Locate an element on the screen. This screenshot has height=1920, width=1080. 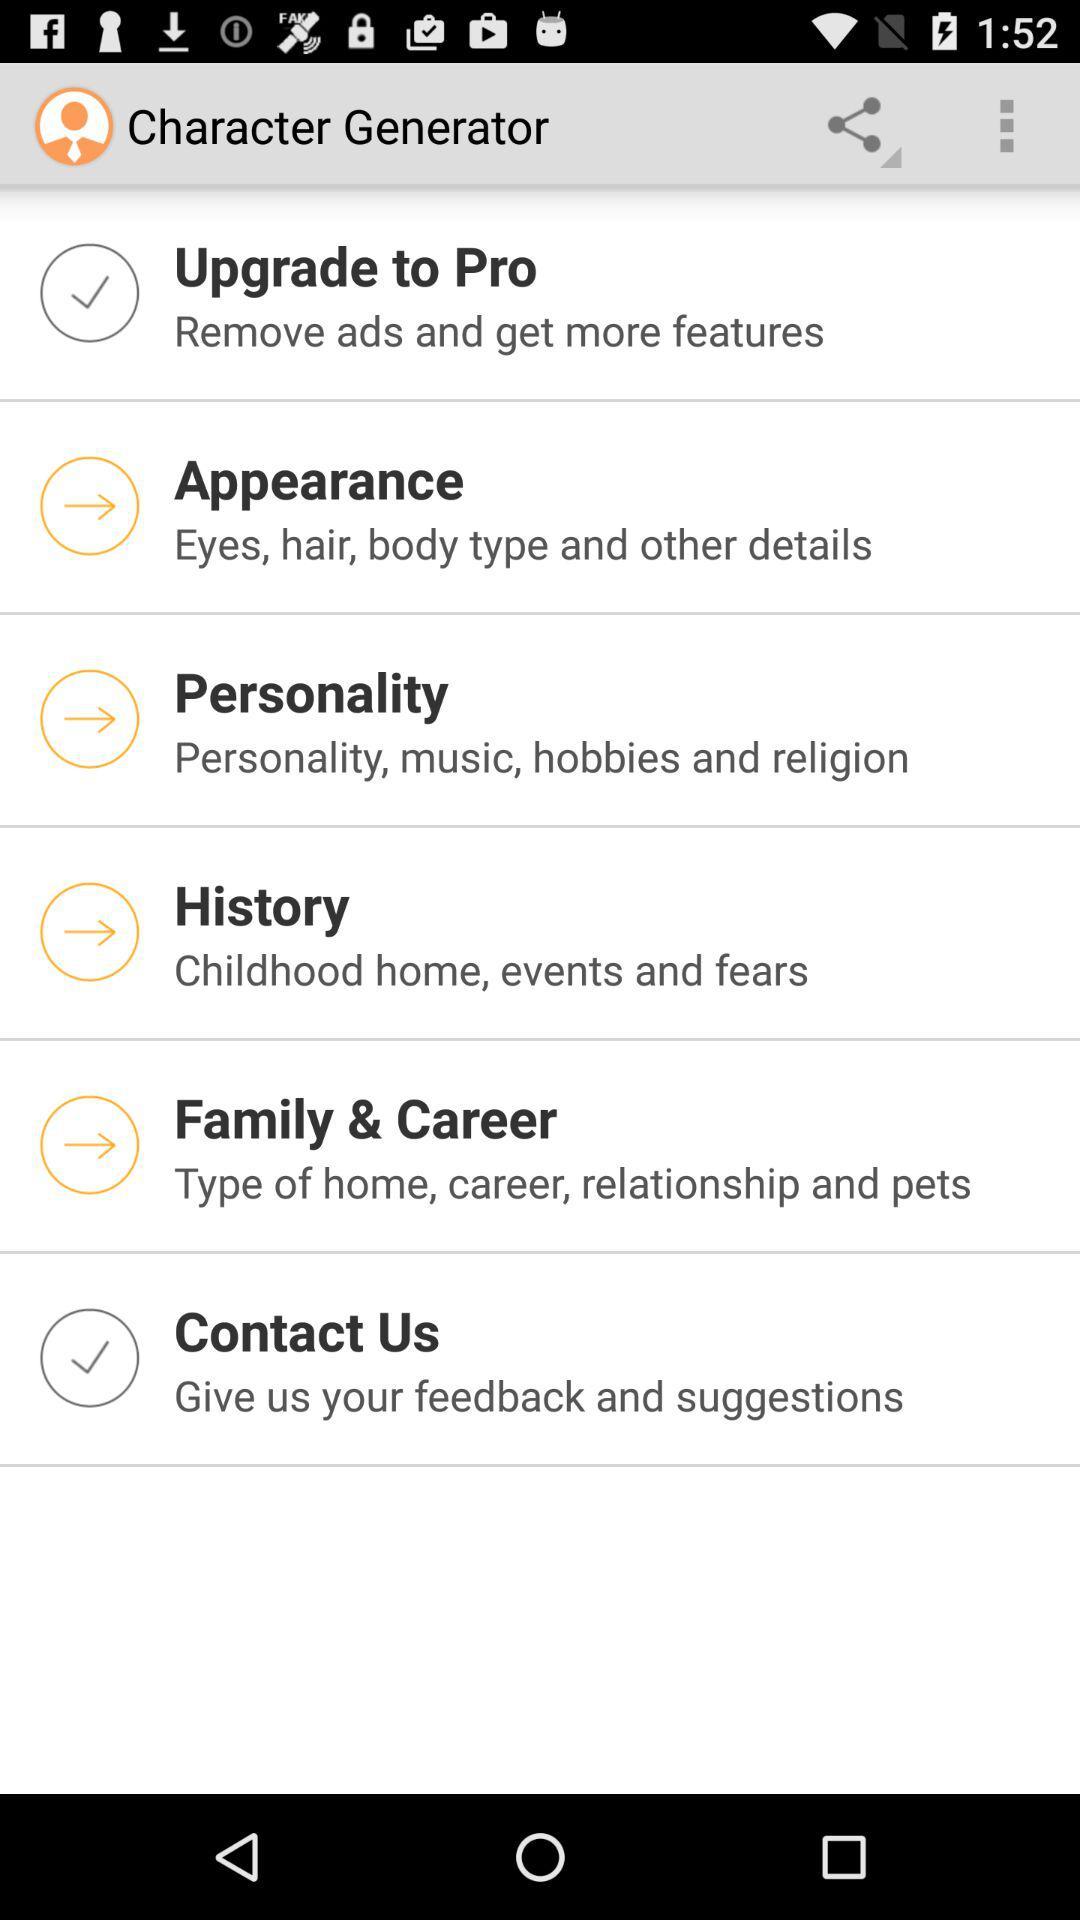
icon above the appearance app is located at coordinates (613, 330).